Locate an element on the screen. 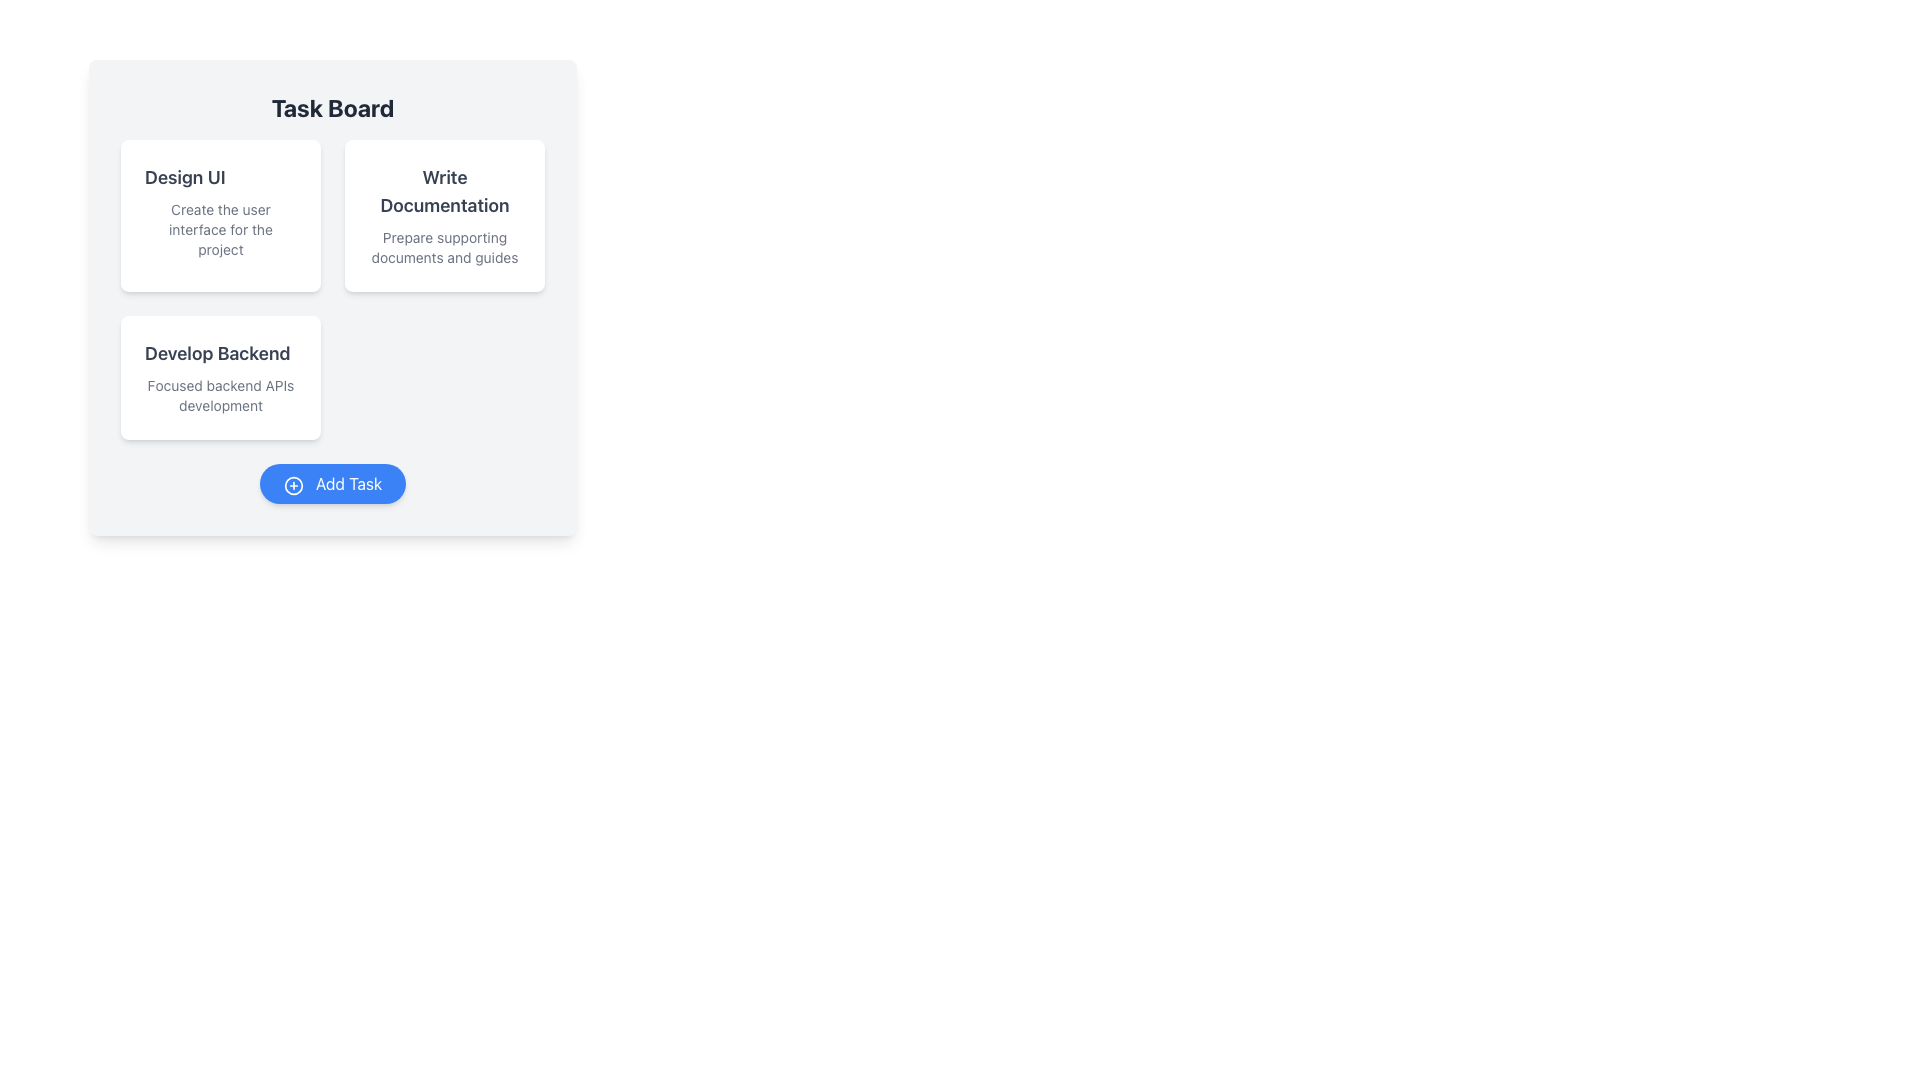 The height and width of the screenshot is (1080, 1920). the graphical circle within the 'Add Task' button's icon, which signifies adding a task is located at coordinates (292, 485).